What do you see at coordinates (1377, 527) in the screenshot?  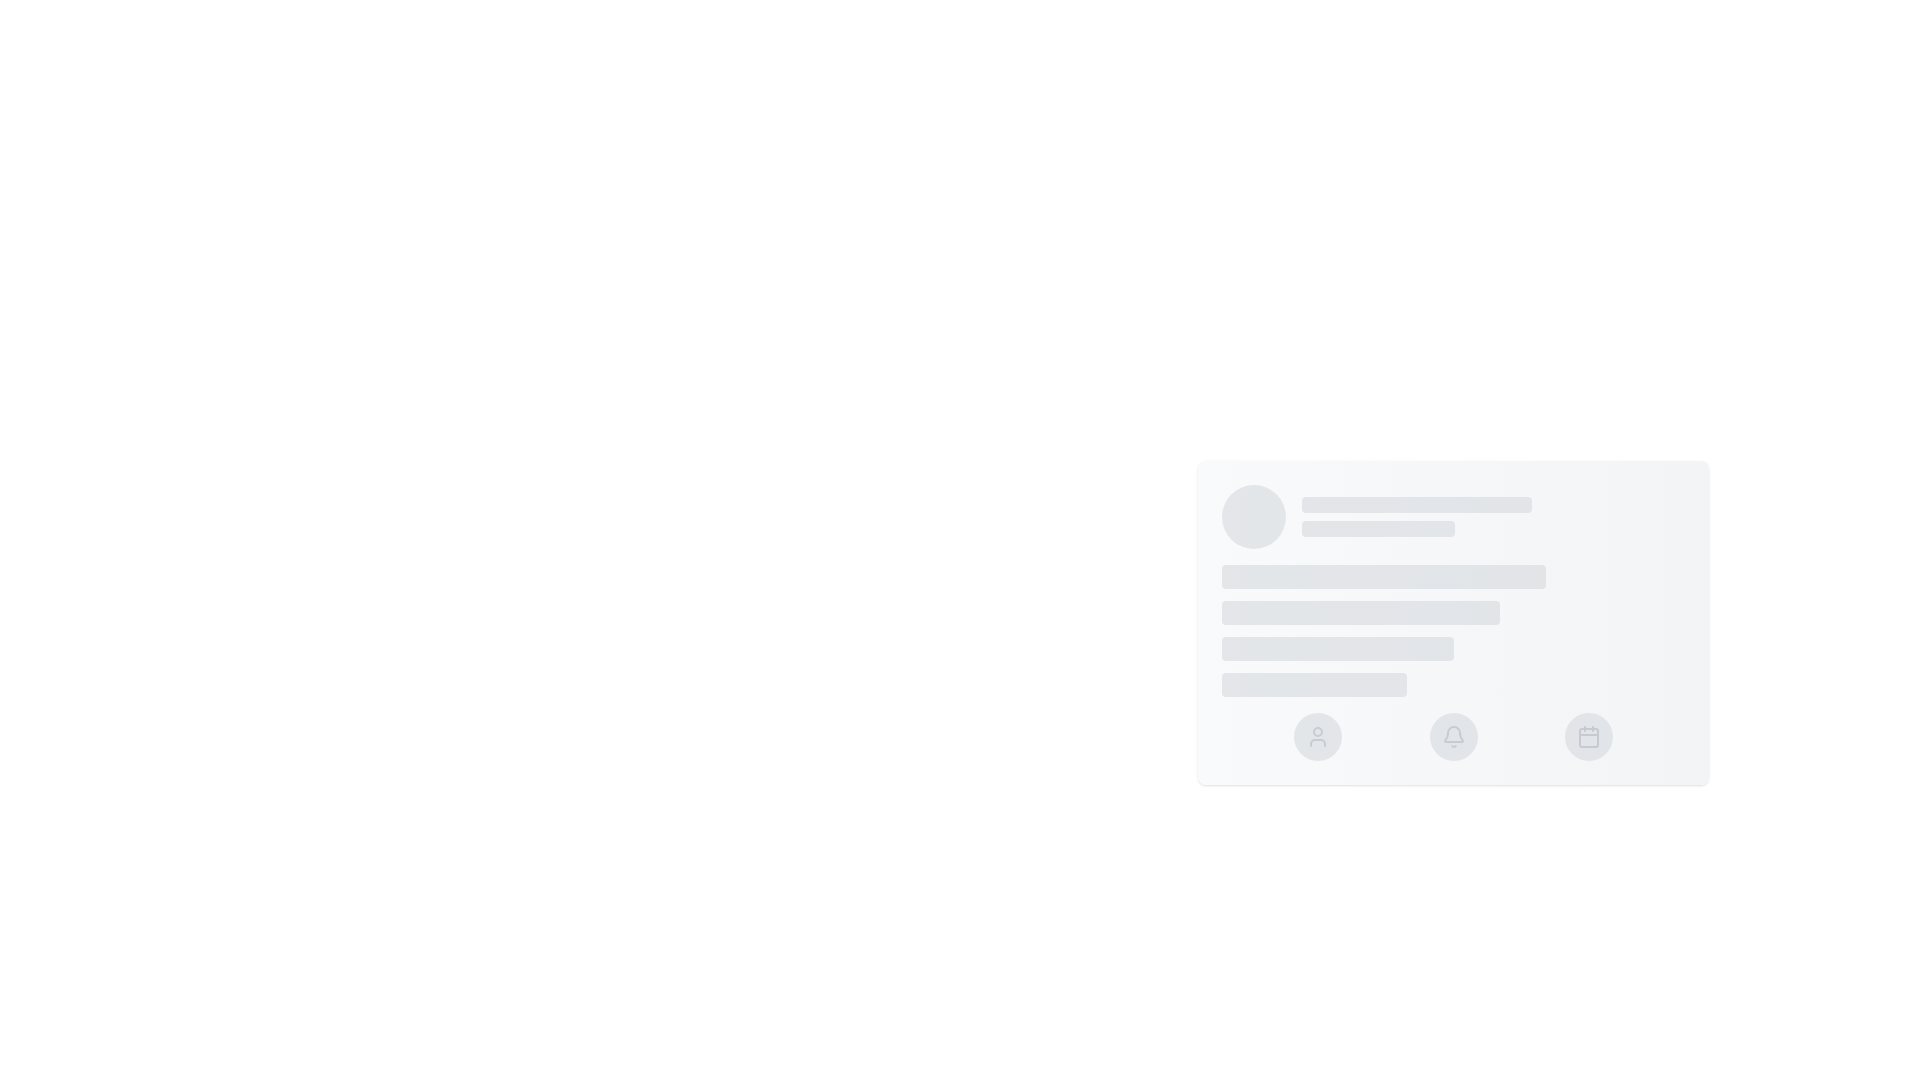 I see `the second skeleton loader element, which is a horizontally elongated rectangle with rounded edges and a light gray color, located within a card-like structure` at bounding box center [1377, 527].